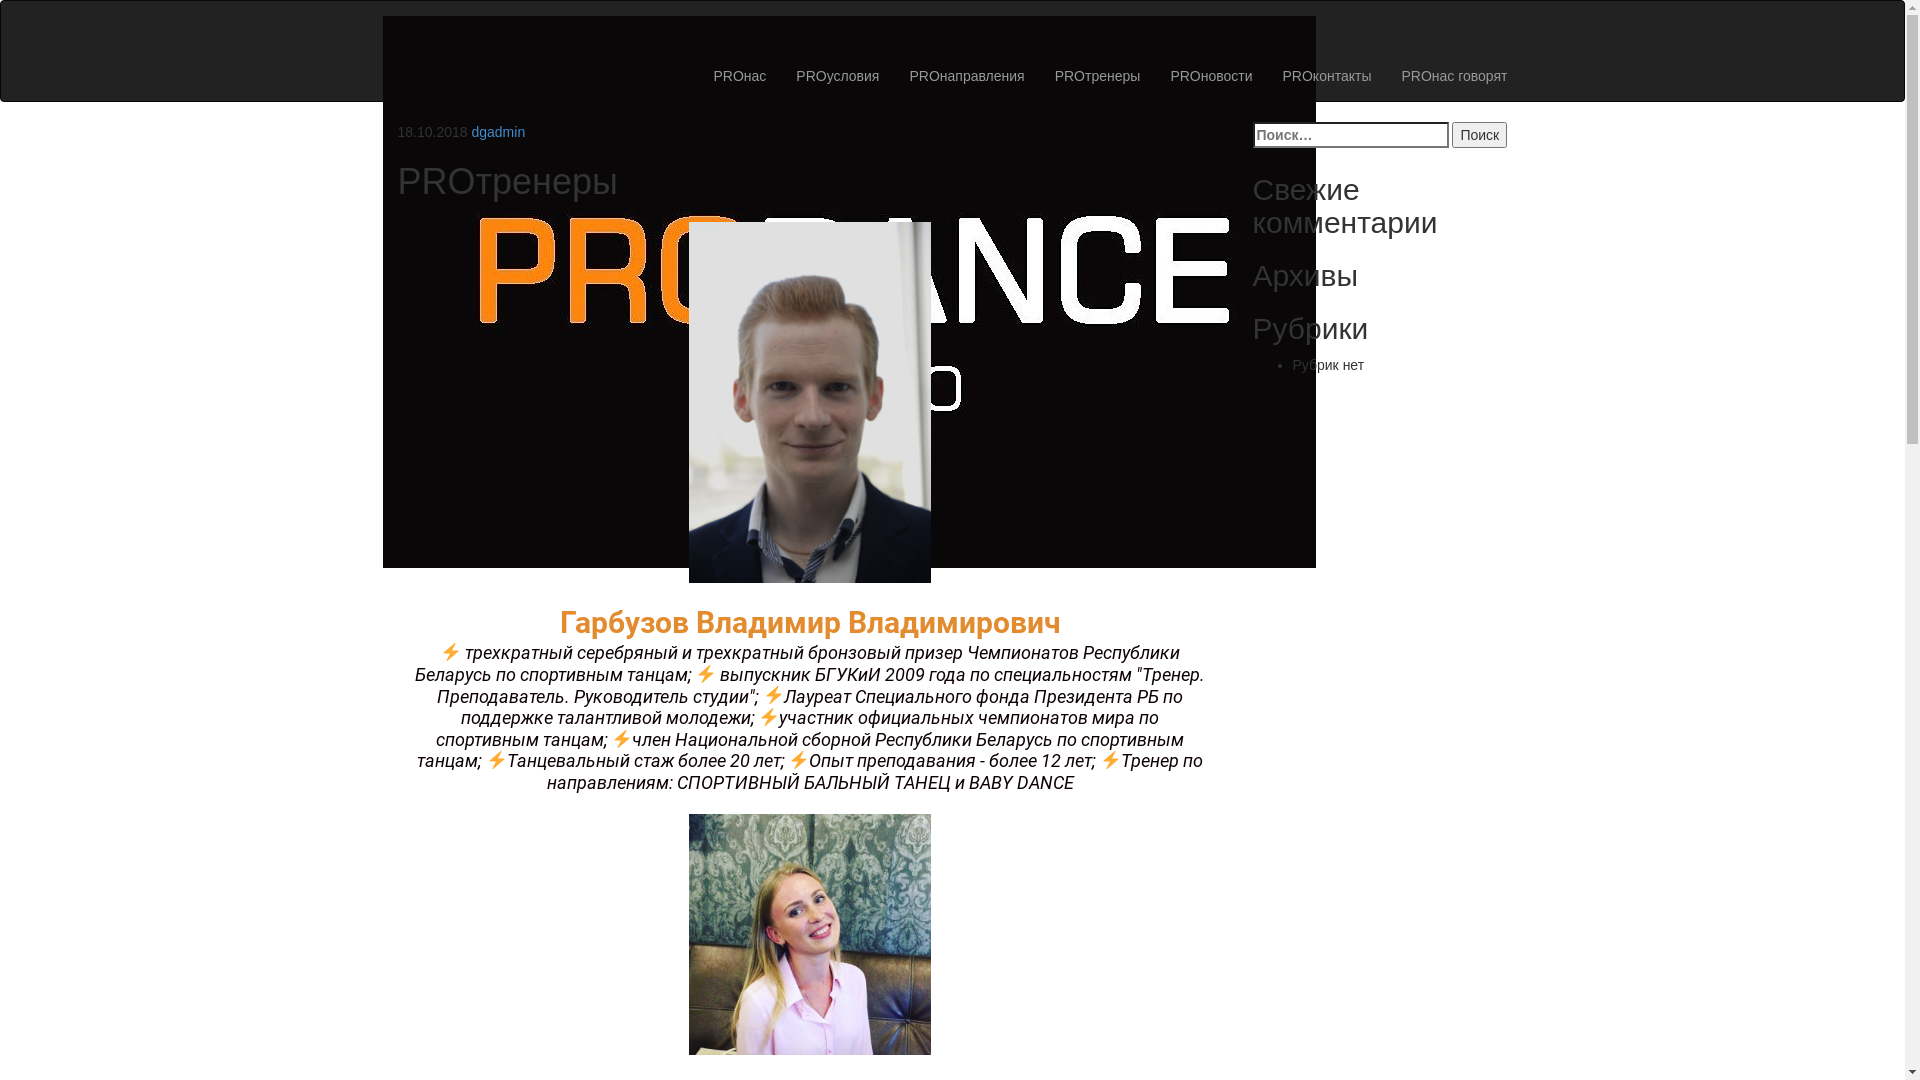  I want to click on 'dgadmin', so click(498, 131).